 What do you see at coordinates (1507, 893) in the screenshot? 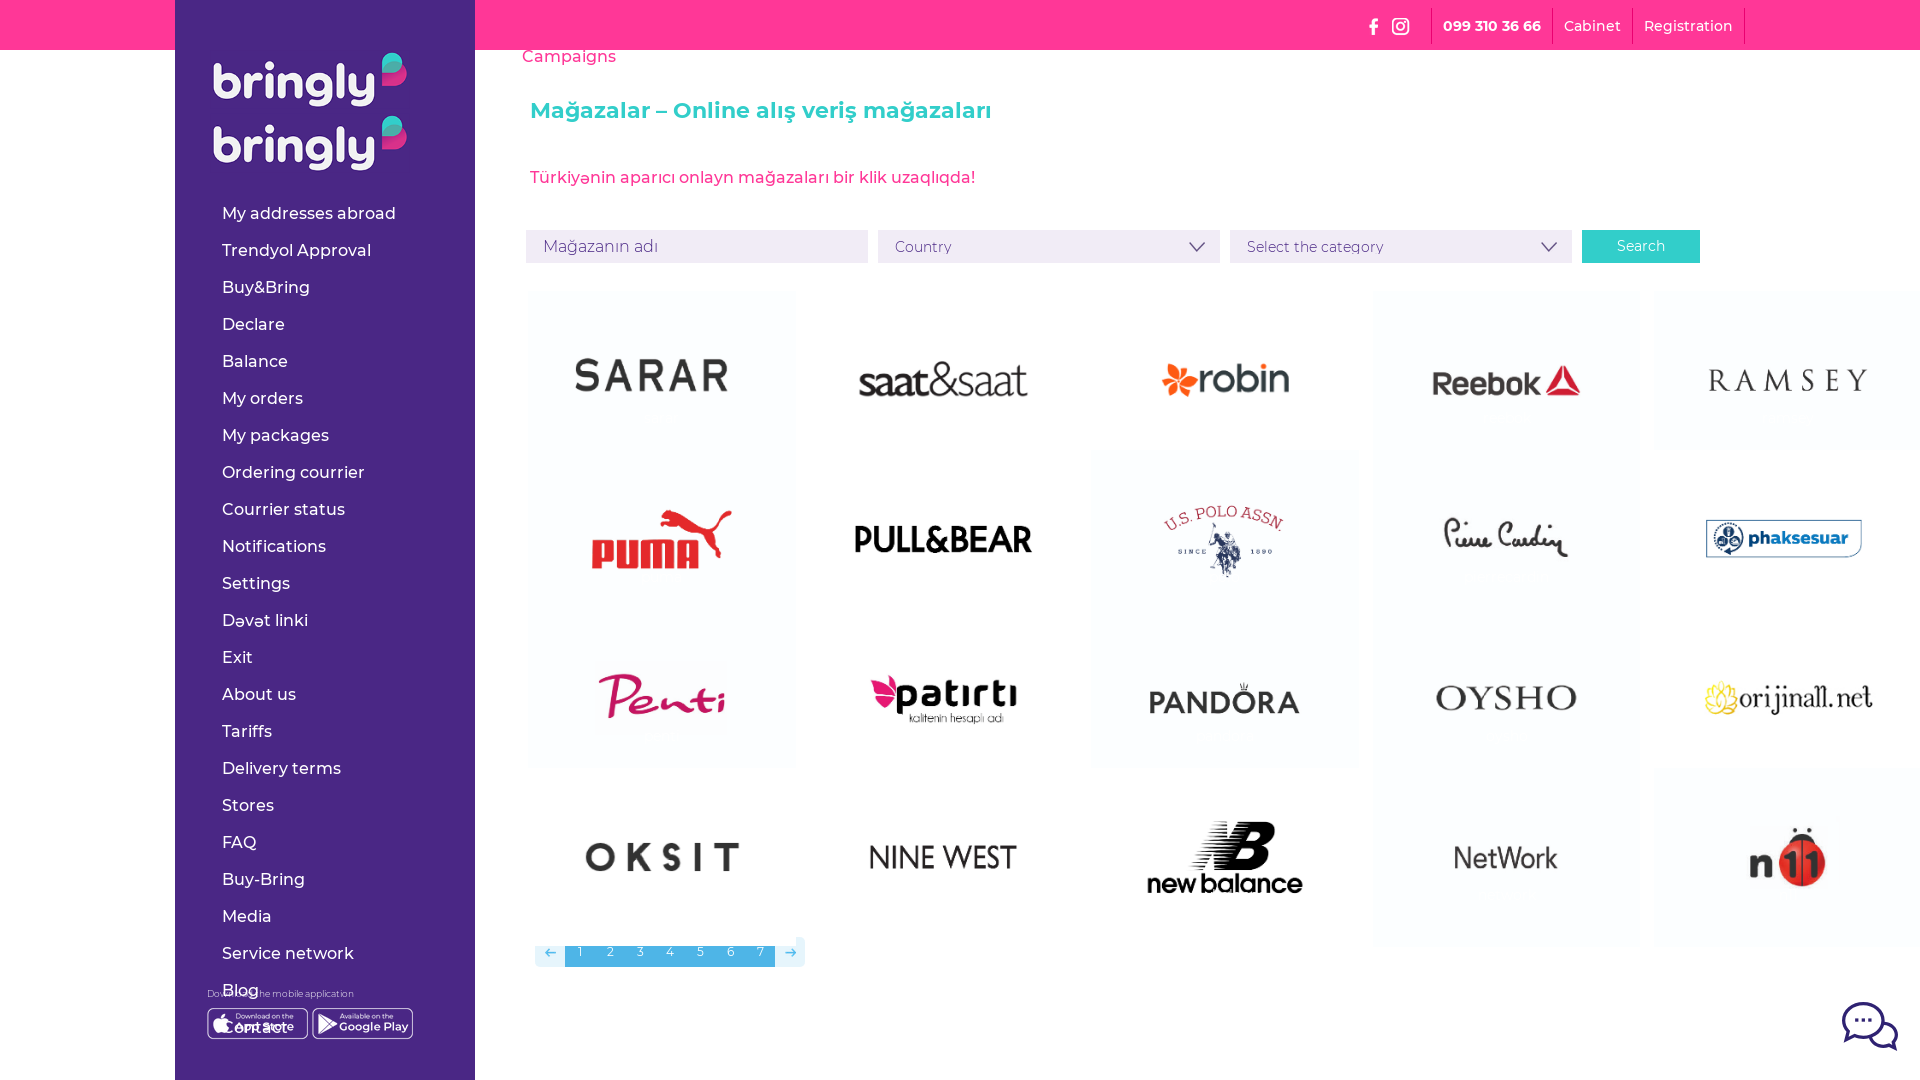
I see `'network'` at bounding box center [1507, 893].